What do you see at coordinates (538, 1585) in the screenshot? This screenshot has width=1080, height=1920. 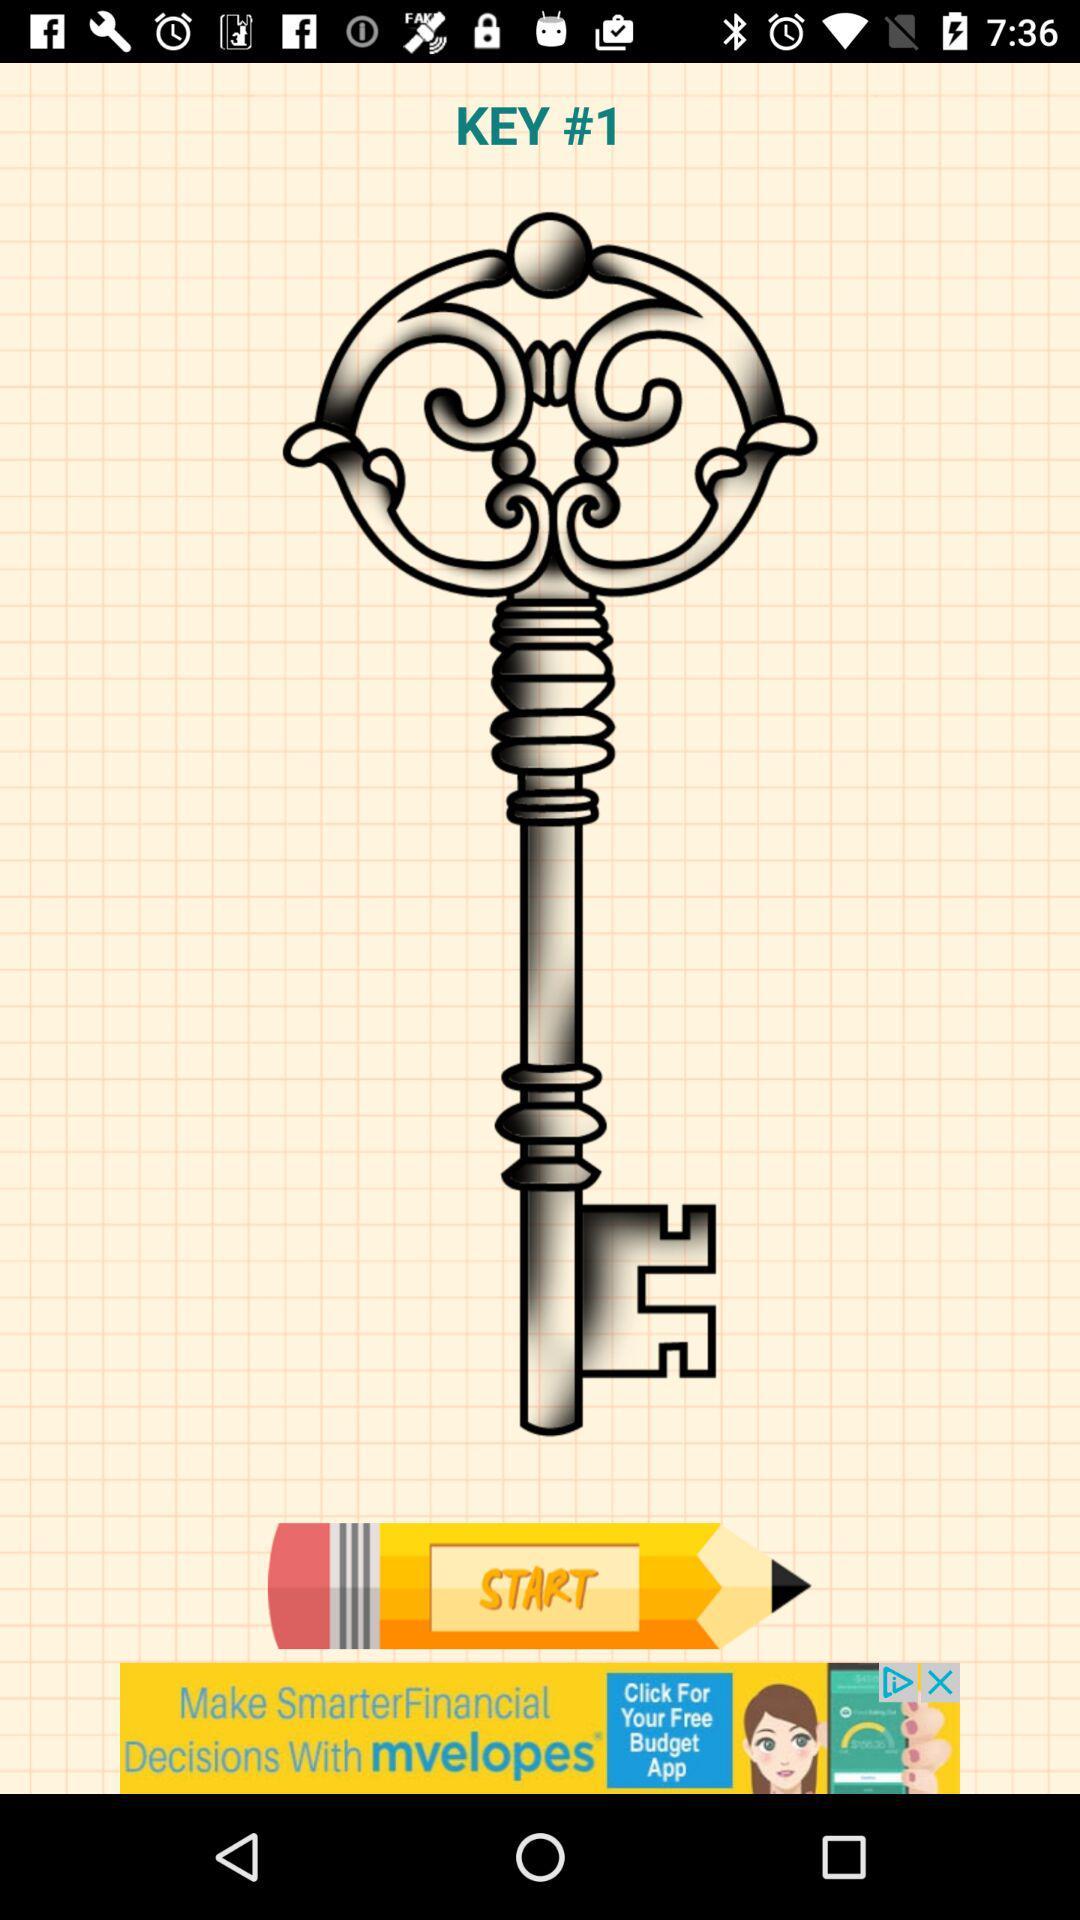 I see `next level proces` at bounding box center [538, 1585].